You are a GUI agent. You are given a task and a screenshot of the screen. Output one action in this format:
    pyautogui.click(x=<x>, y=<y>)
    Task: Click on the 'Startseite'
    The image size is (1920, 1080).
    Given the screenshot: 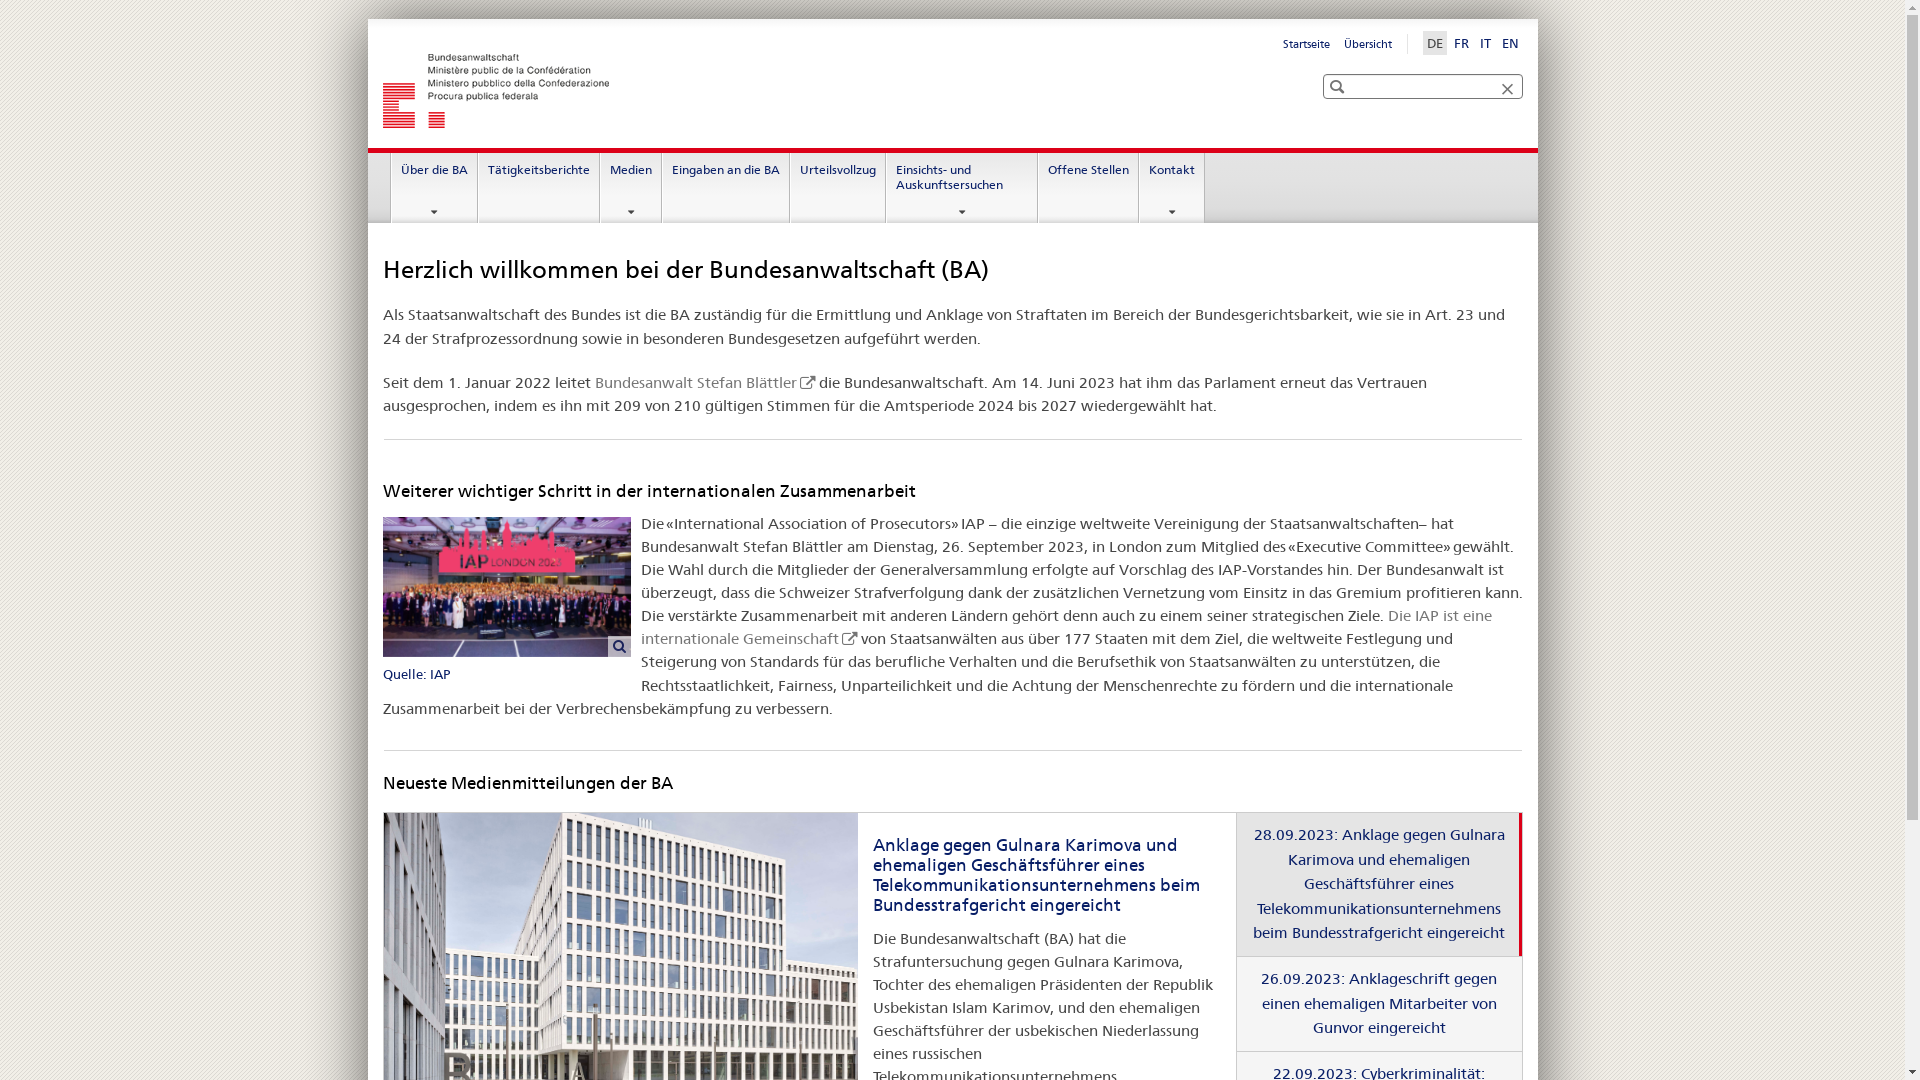 What is the action you would take?
    pyautogui.click(x=1282, y=43)
    